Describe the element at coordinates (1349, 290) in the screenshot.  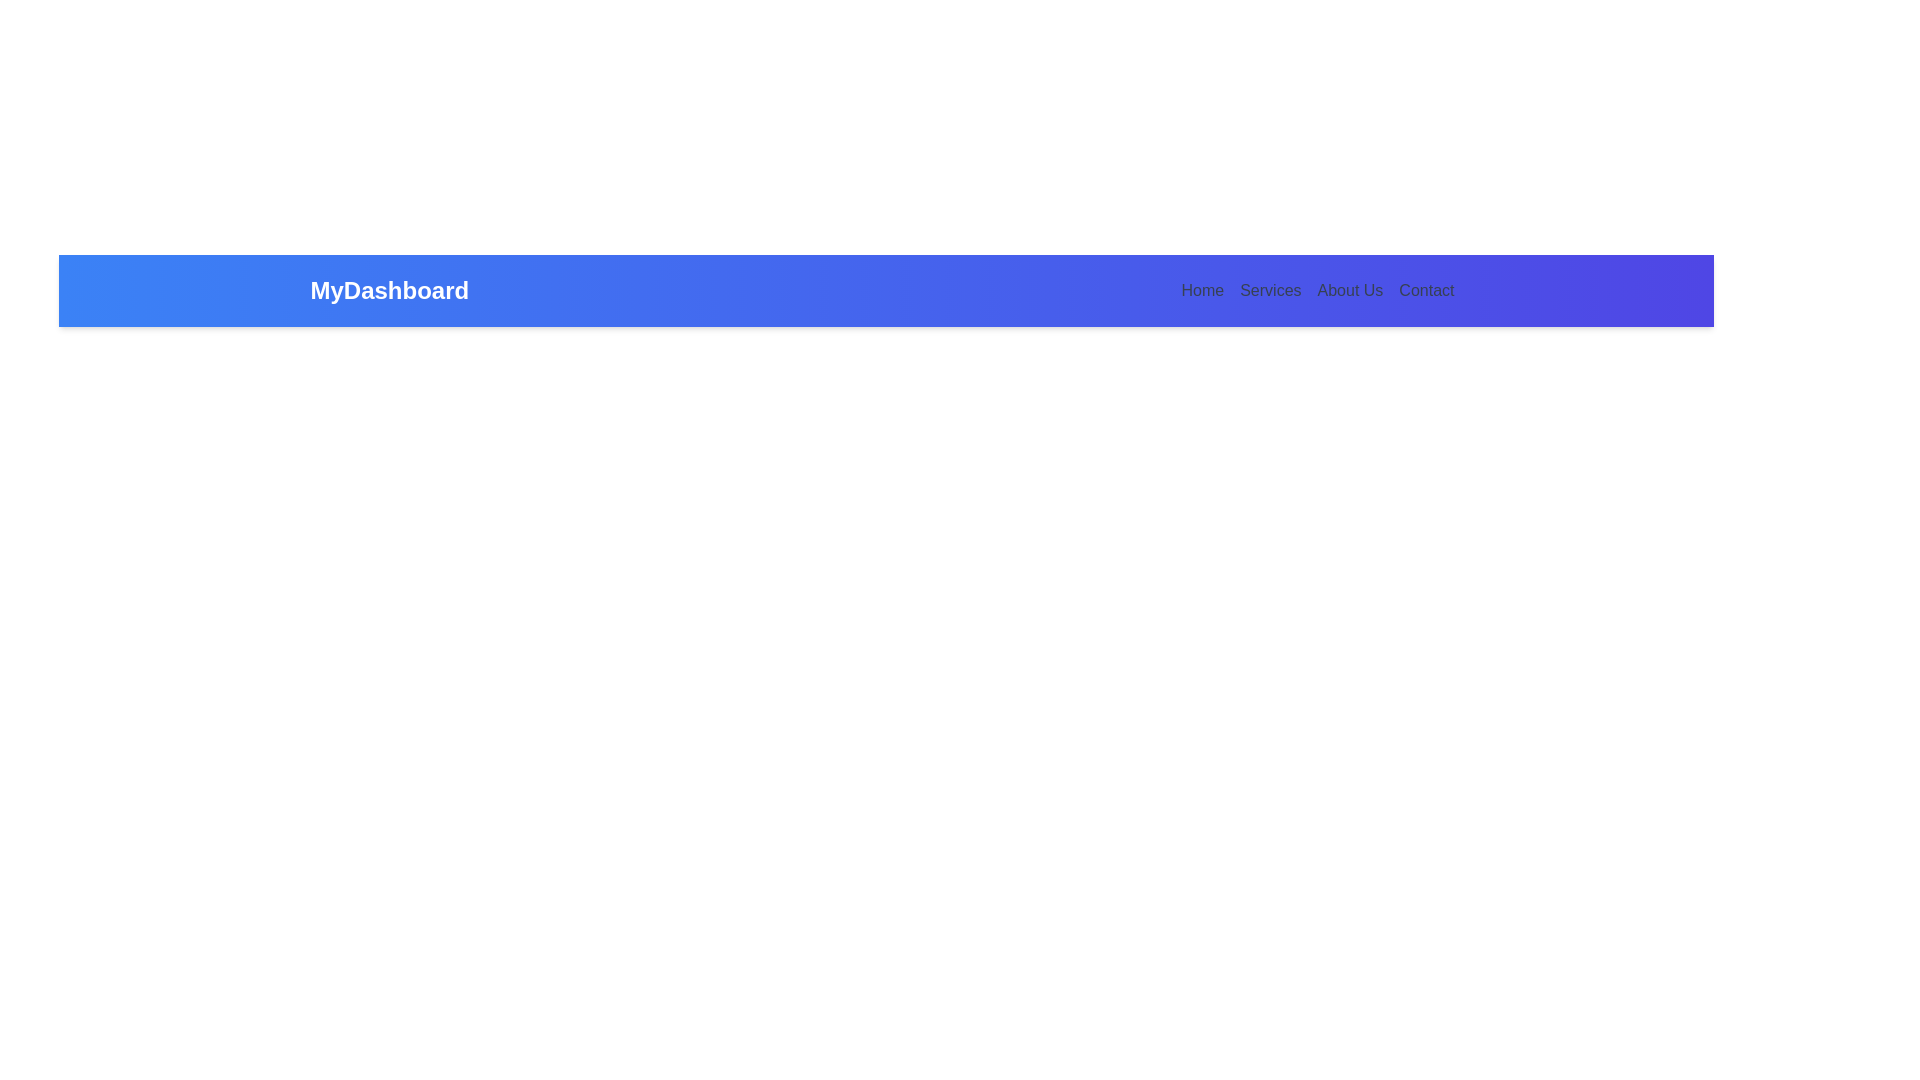
I see `the 'About Us' text hyperlink located in the navigation bar` at that location.